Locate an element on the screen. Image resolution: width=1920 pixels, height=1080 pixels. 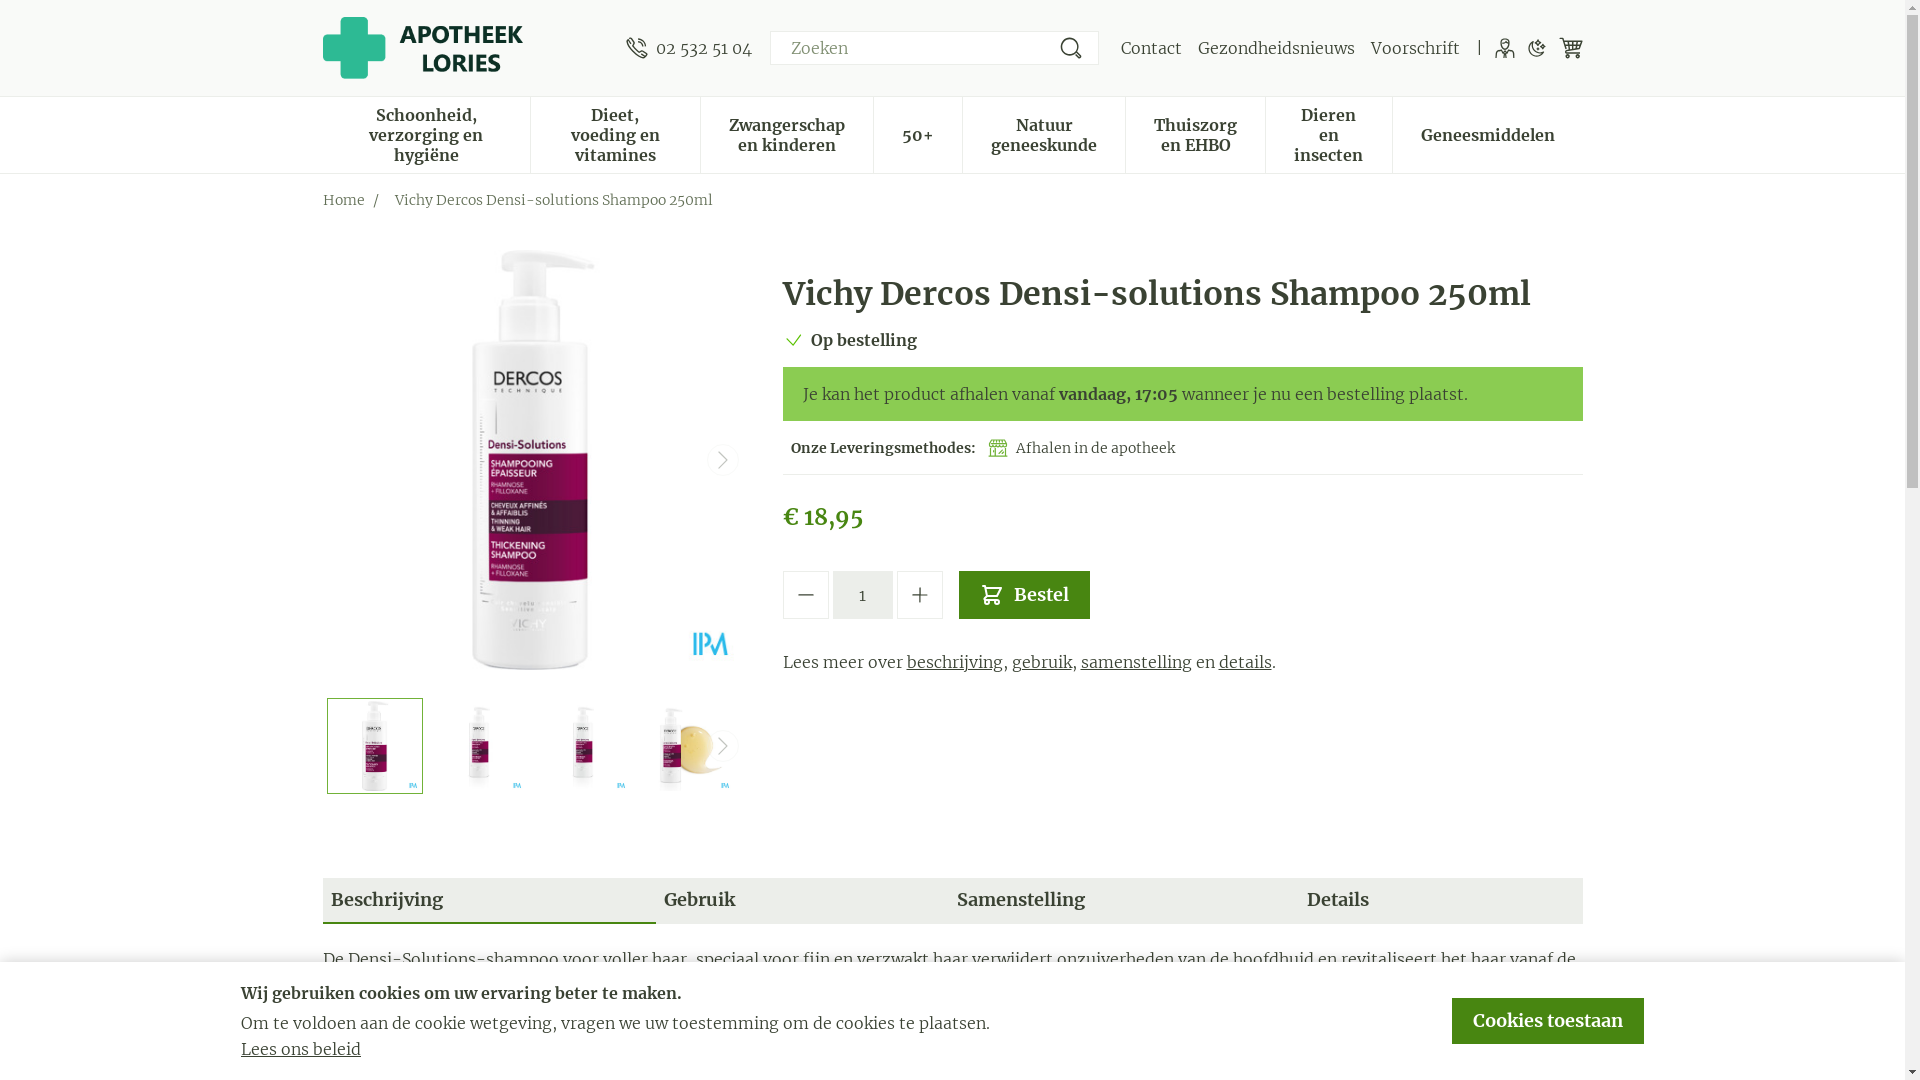
'Klant menu' is located at coordinates (1503, 46).